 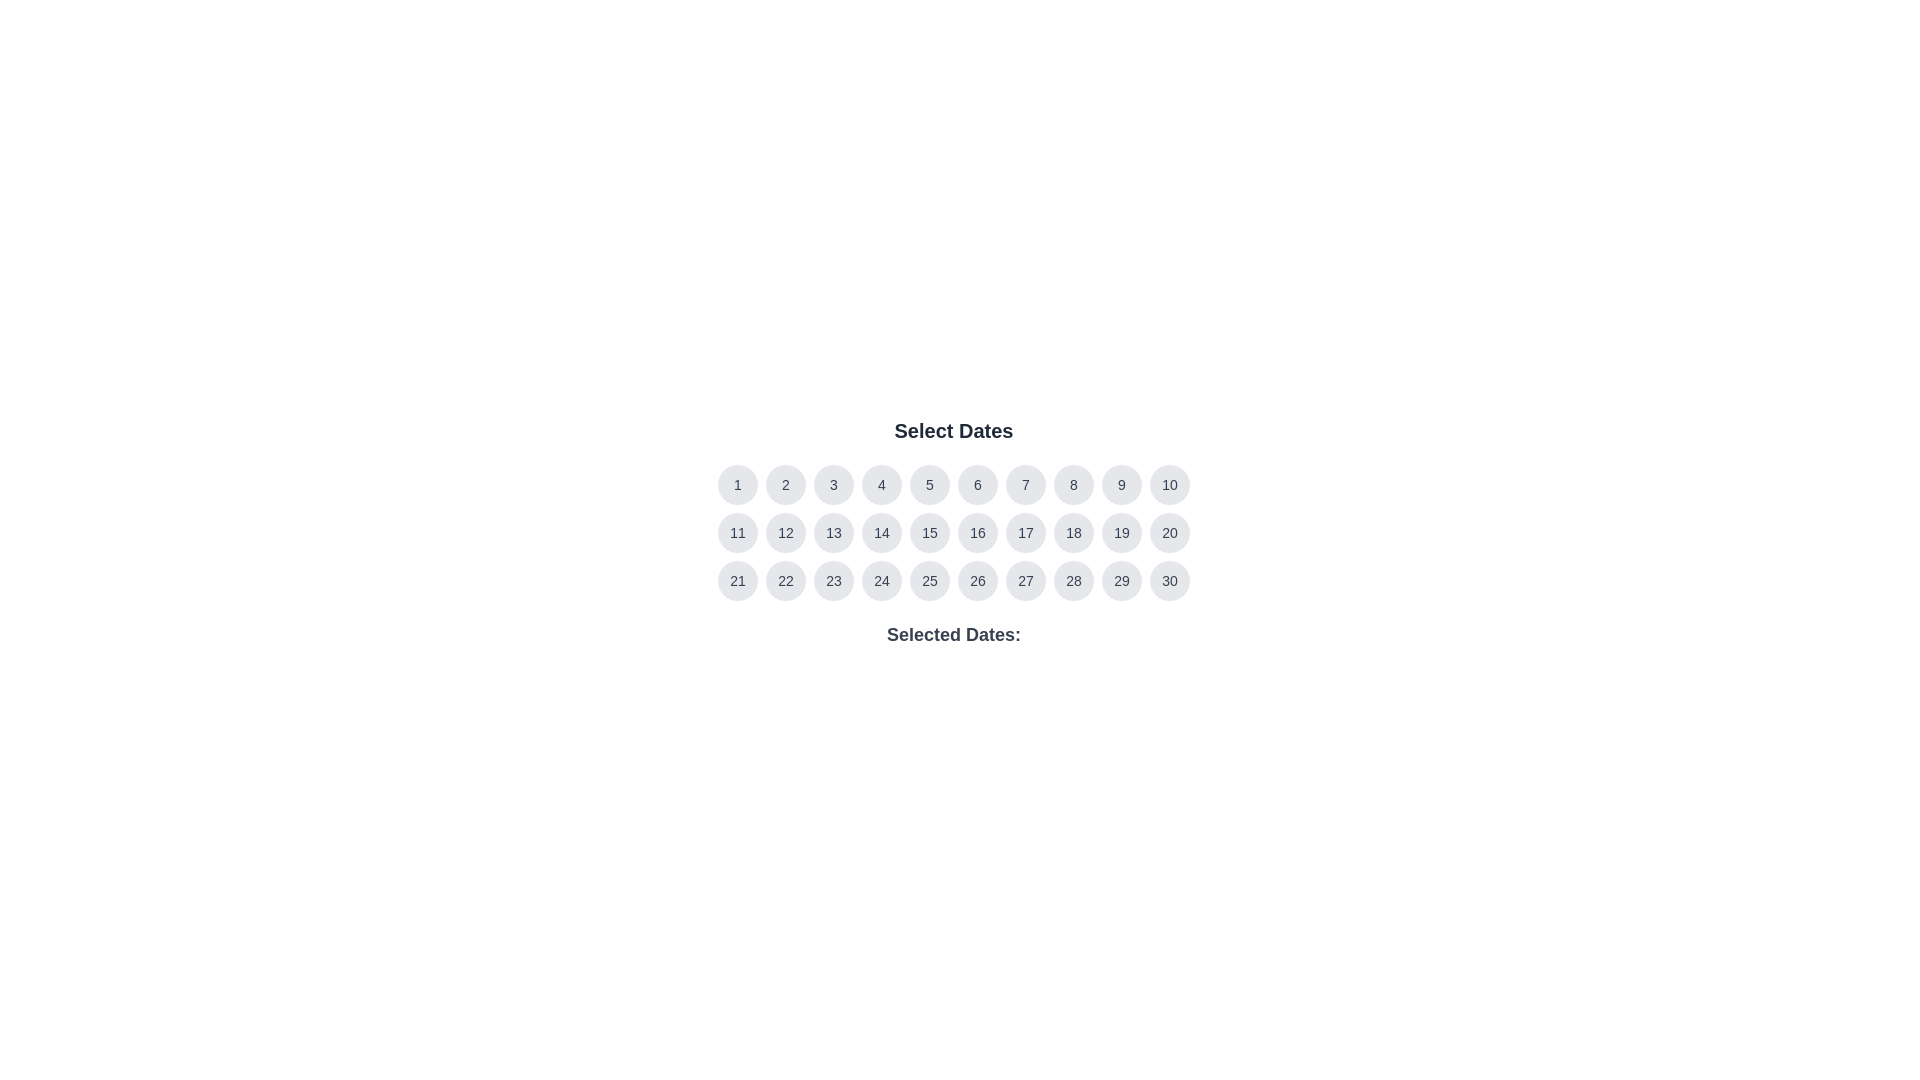 What do you see at coordinates (881, 485) in the screenshot?
I see `the rounded button with a light gray background and the numeral '4' centered within it` at bounding box center [881, 485].